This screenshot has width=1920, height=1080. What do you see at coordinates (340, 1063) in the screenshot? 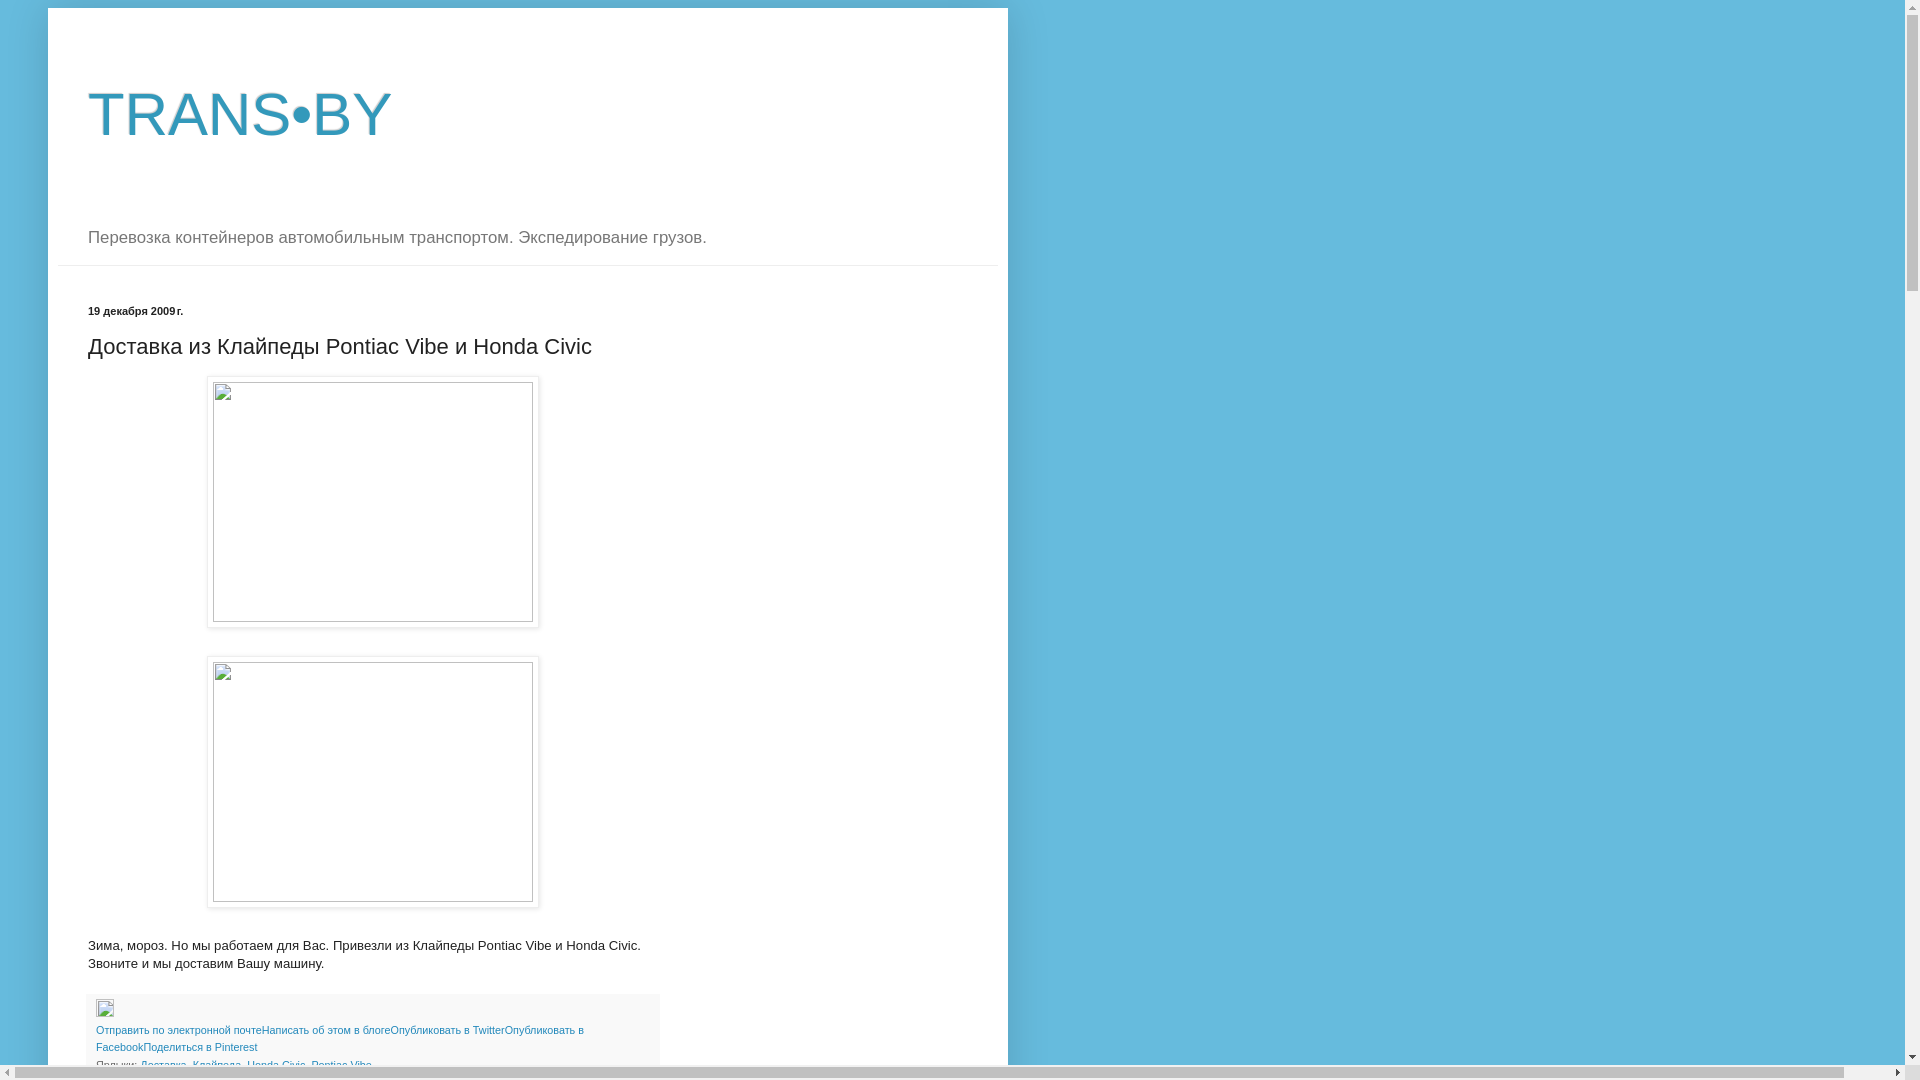
I see `'Pontiac Vibe'` at bounding box center [340, 1063].